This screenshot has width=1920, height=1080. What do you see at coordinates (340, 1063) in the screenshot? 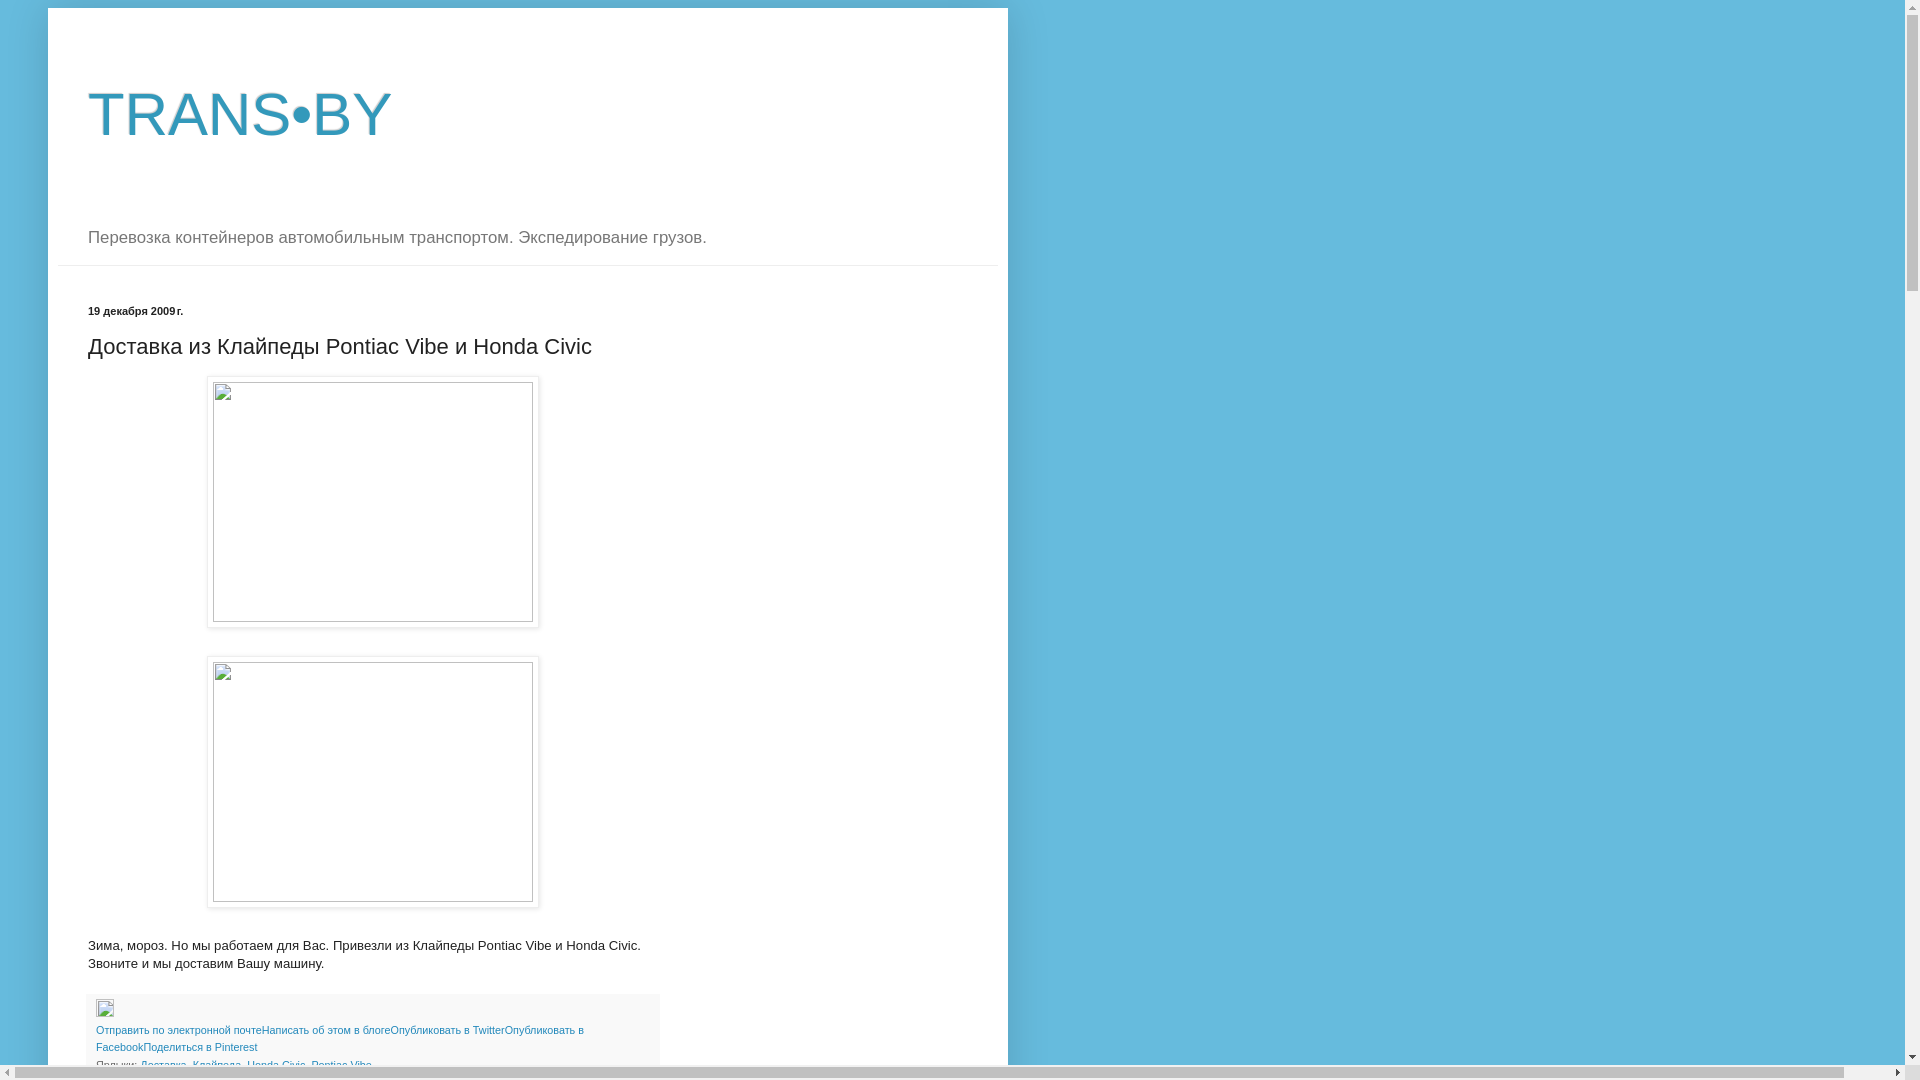
I see `'Pontiac Vibe'` at bounding box center [340, 1063].